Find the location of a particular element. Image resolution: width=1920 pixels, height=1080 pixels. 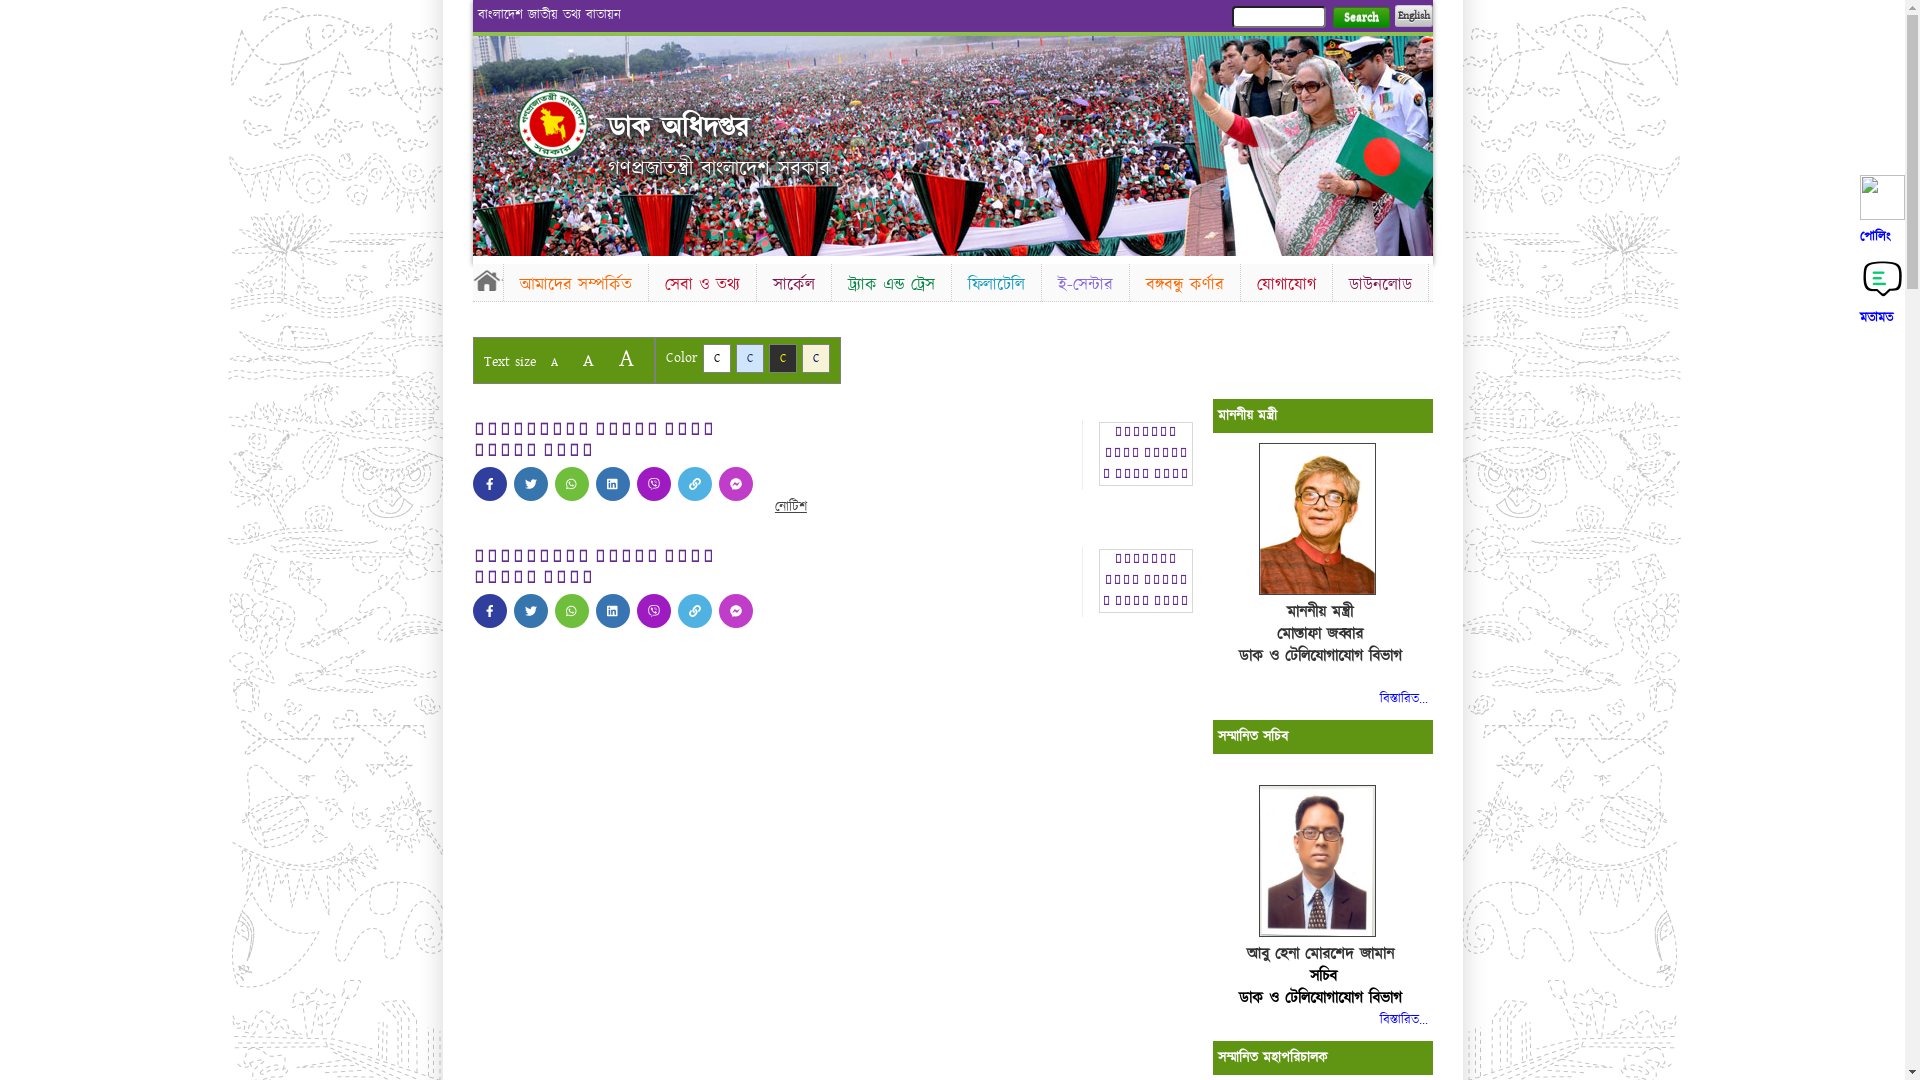

'Home' is located at coordinates (486, 280).